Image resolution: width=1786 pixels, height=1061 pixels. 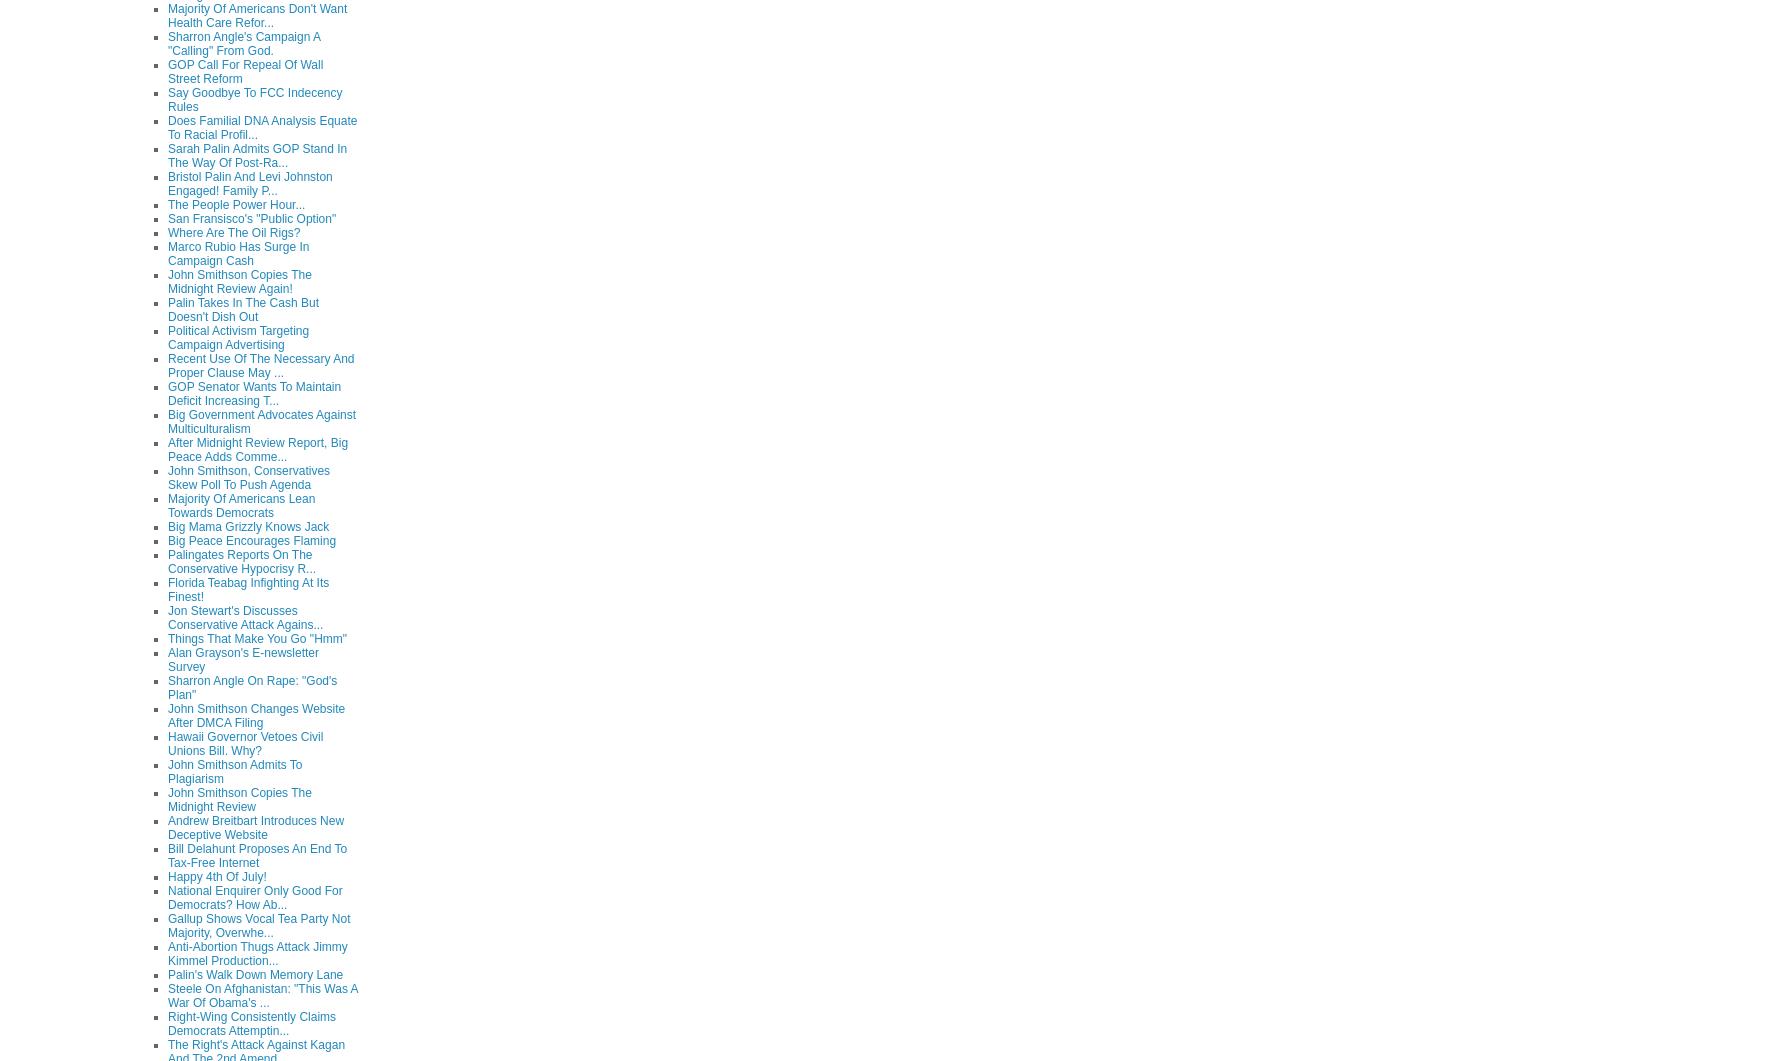 I want to click on 'Bill Delahunt Proposes An End To Tax-Free Internet', so click(x=256, y=854).